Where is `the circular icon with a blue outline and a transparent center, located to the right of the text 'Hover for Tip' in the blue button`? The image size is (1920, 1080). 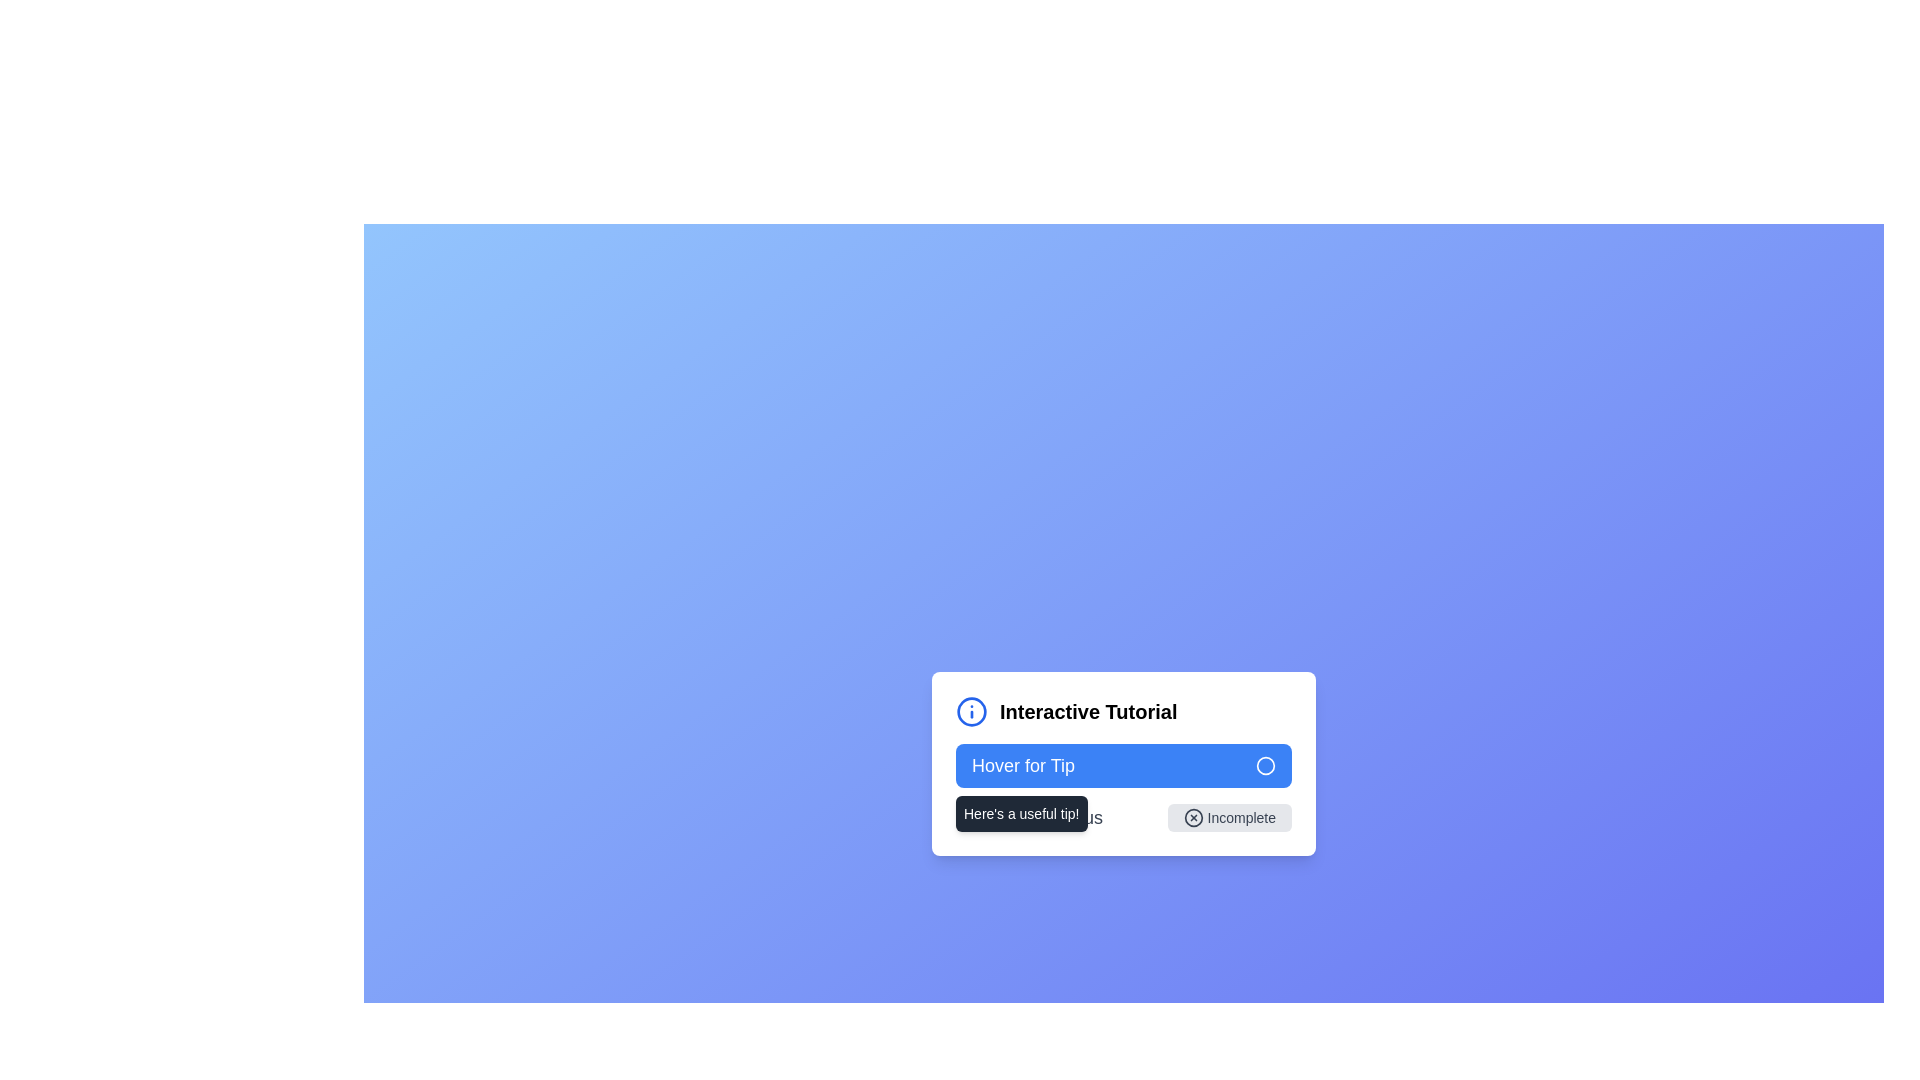 the circular icon with a blue outline and a transparent center, located to the right of the text 'Hover for Tip' in the blue button is located at coordinates (1265, 765).